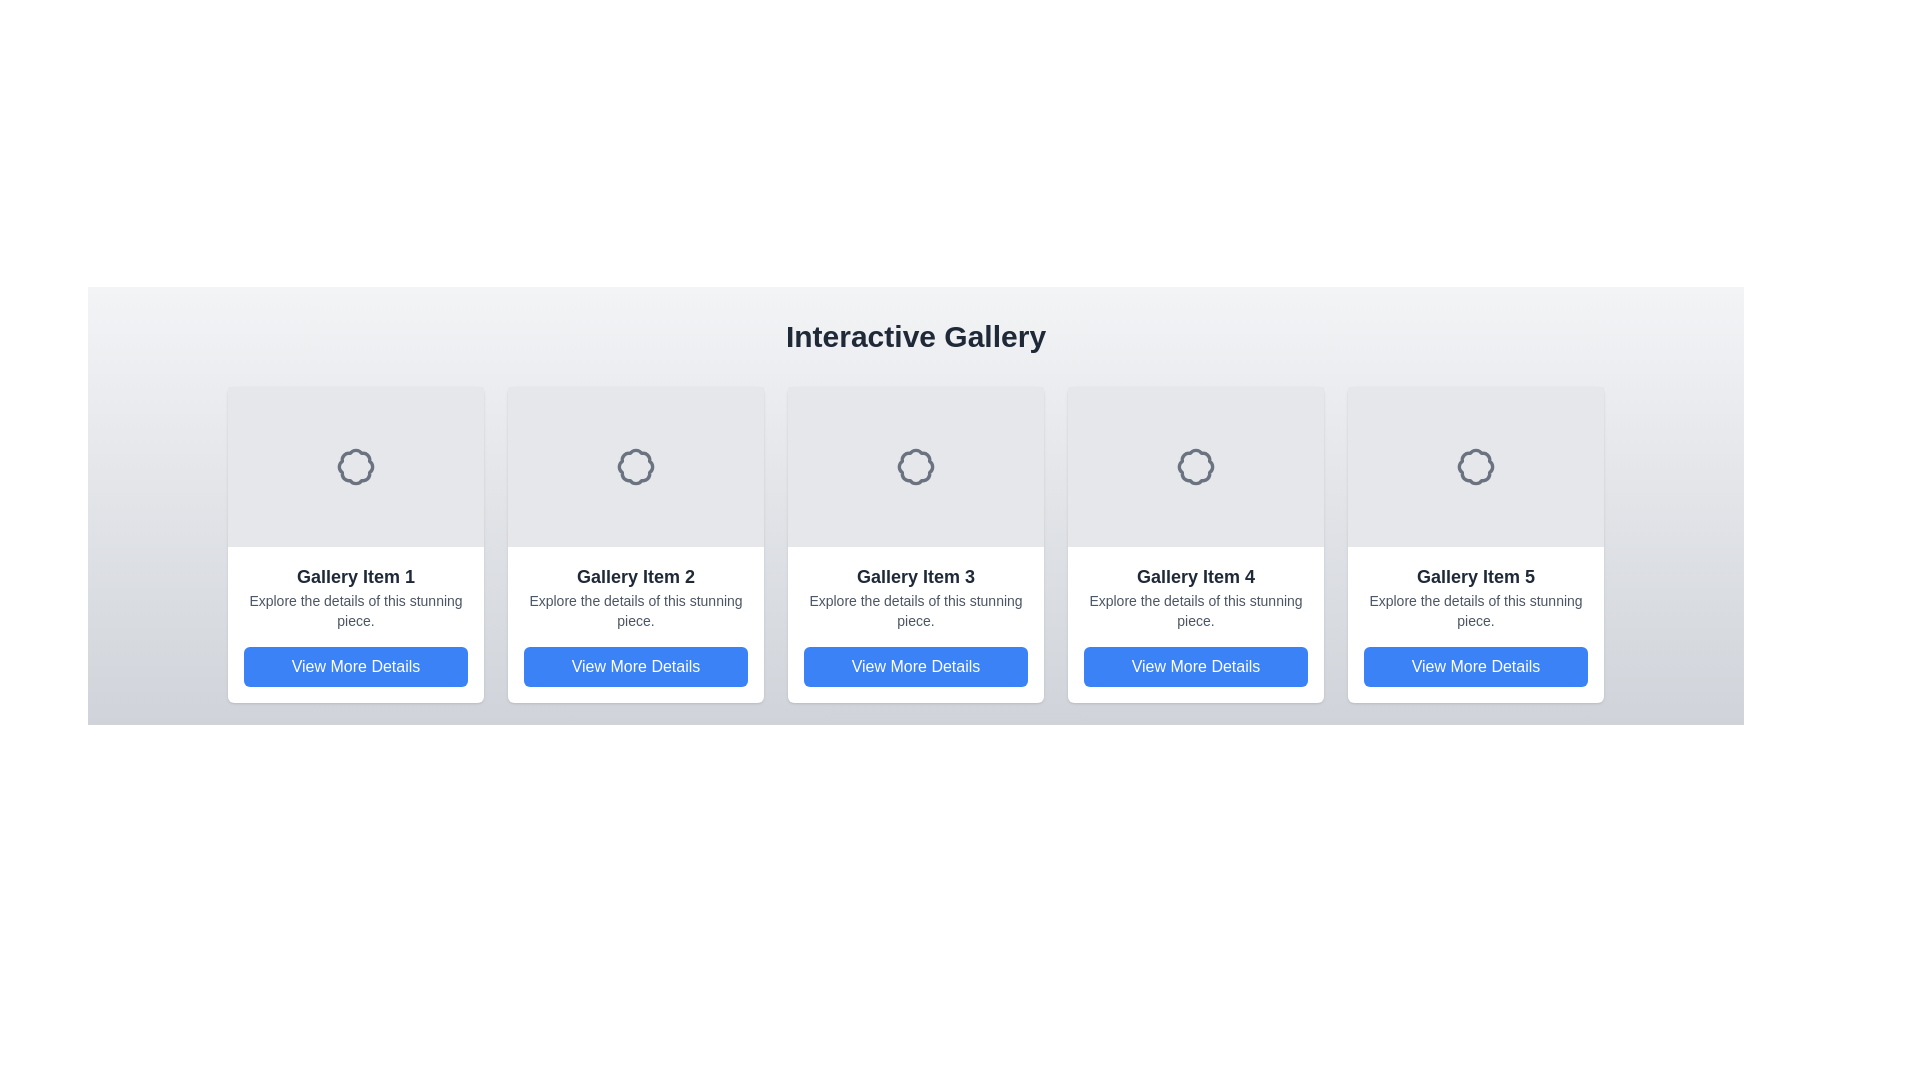 Image resolution: width=1920 pixels, height=1080 pixels. I want to click on the composite UI component titled 'Gallery Item 3' for accessibility interaction, so click(915, 623).